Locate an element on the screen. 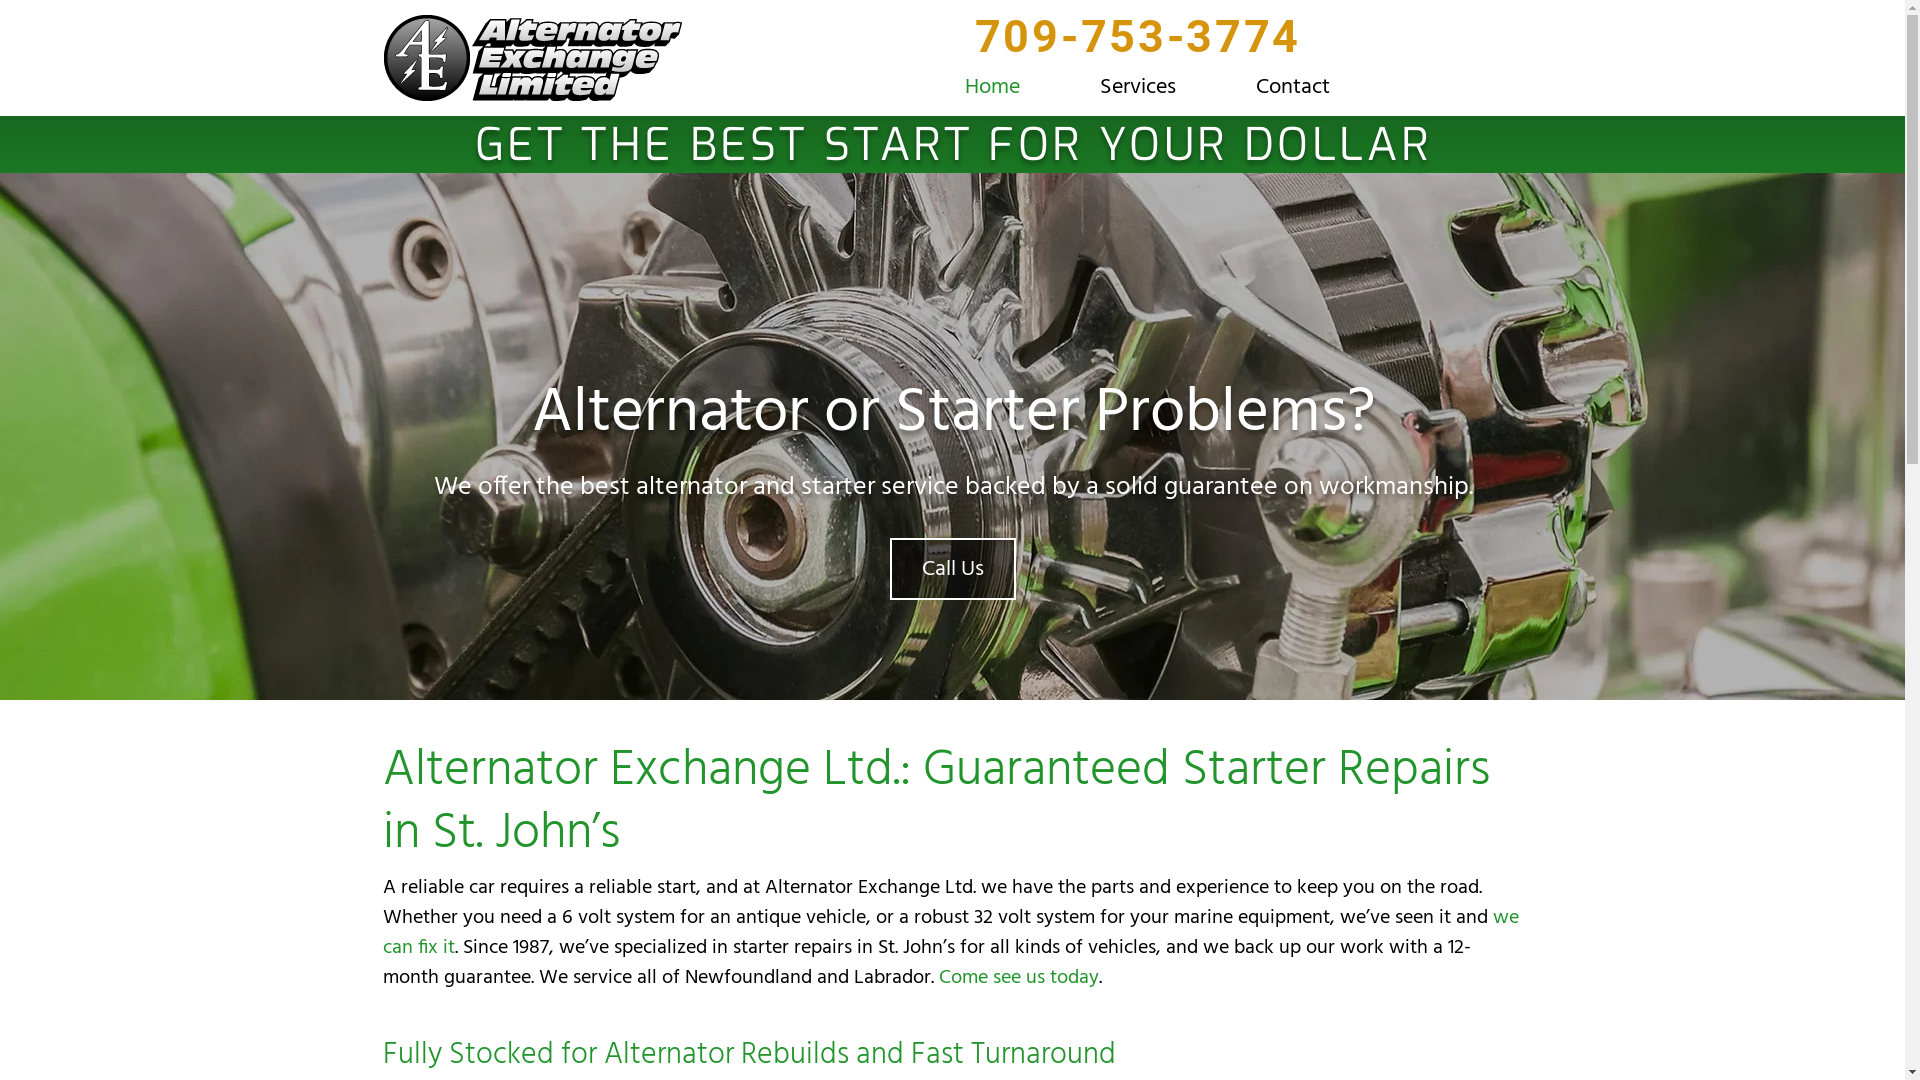 The width and height of the screenshot is (1920, 1080). 'Contact' is located at coordinates (1214, 81).